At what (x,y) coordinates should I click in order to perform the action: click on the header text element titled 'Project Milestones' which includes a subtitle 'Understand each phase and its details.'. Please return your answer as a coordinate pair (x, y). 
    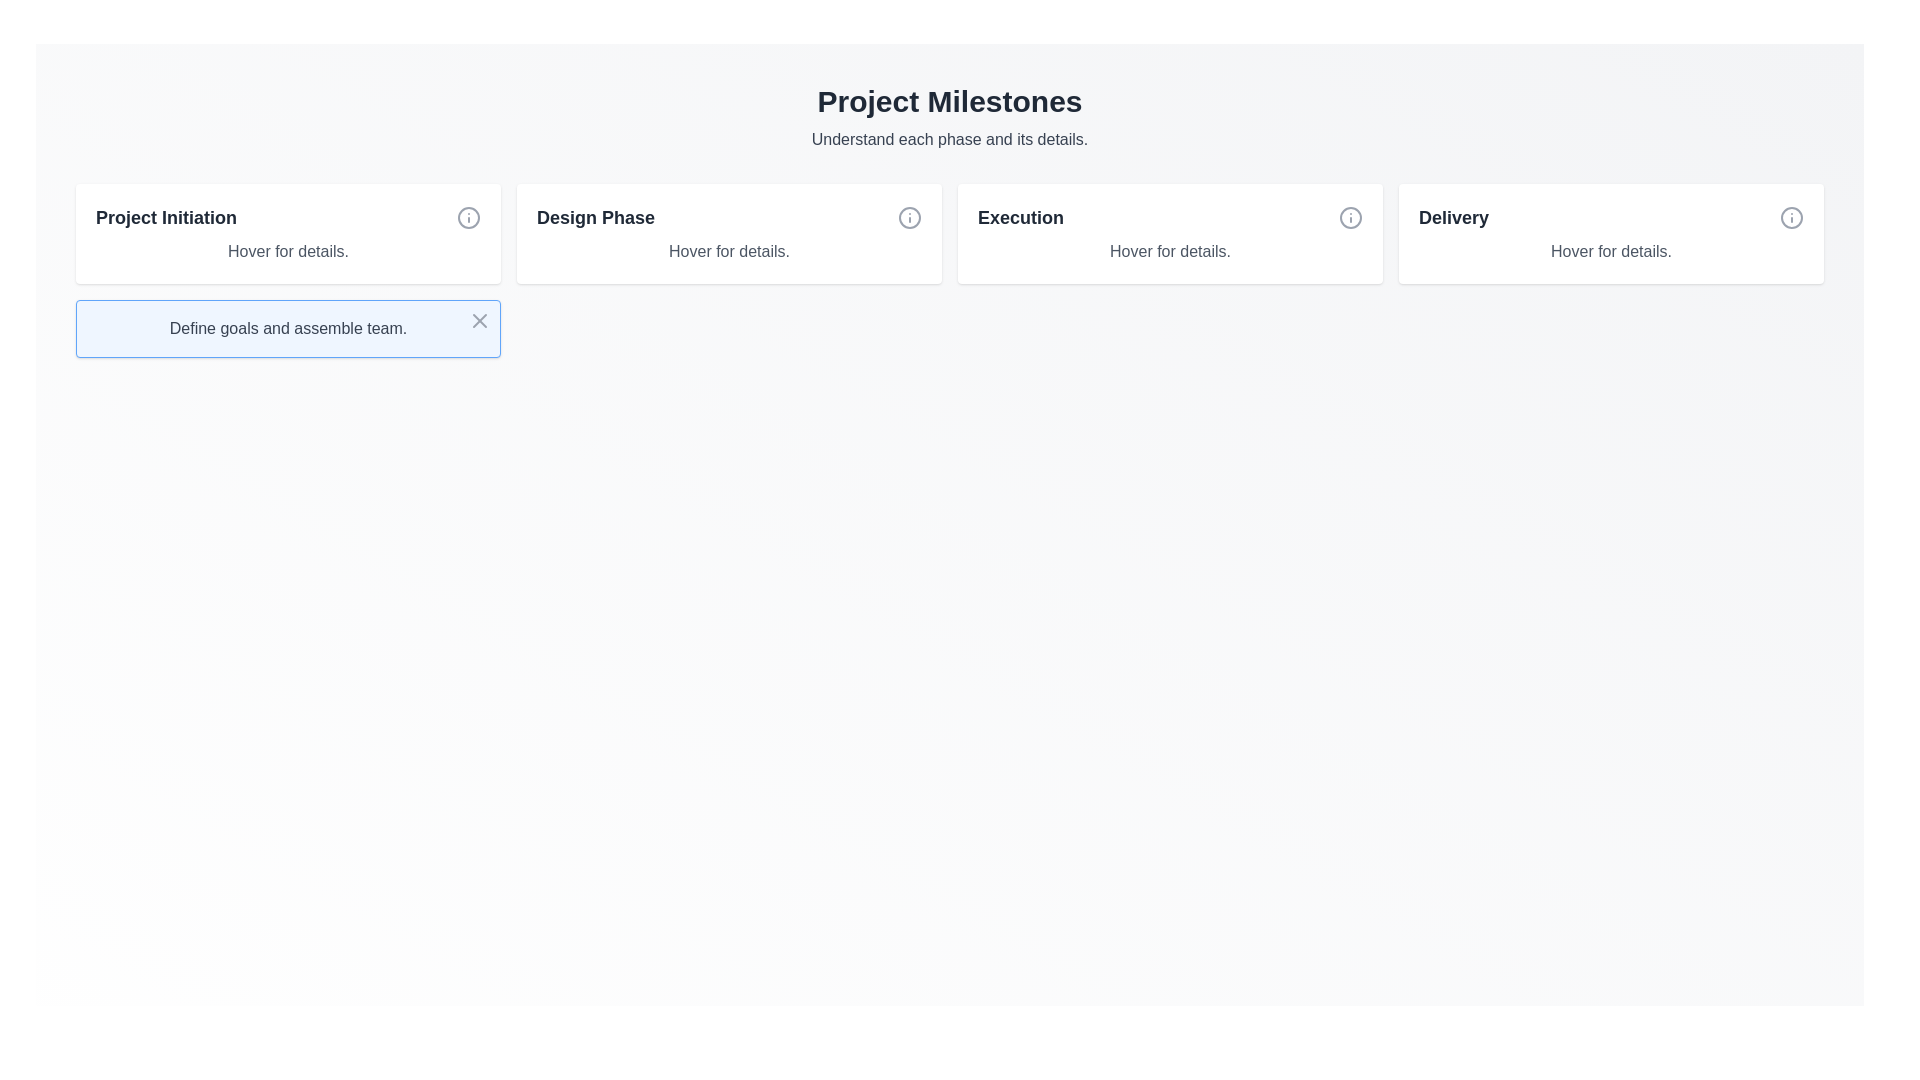
    Looking at the image, I should click on (949, 118).